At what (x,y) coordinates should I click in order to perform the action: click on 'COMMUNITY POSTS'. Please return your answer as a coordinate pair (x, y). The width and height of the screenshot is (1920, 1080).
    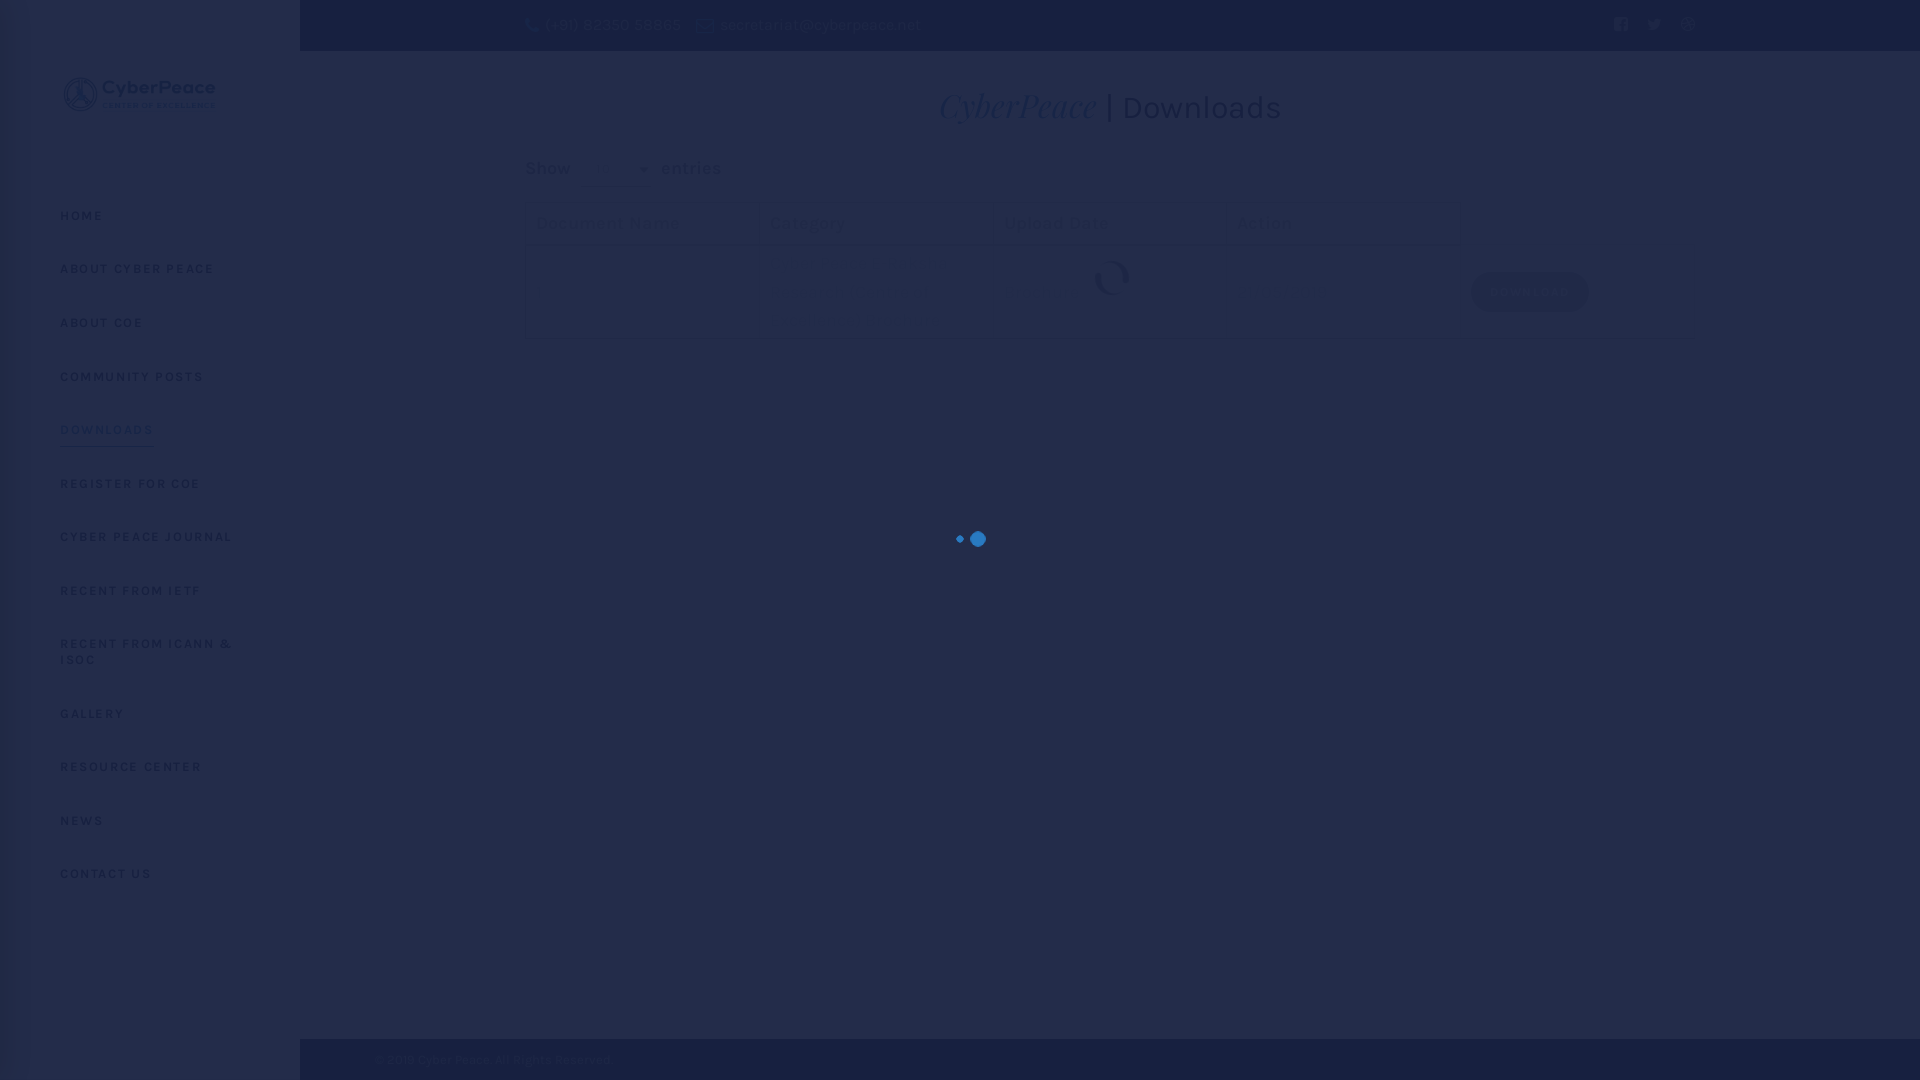
    Looking at the image, I should click on (148, 377).